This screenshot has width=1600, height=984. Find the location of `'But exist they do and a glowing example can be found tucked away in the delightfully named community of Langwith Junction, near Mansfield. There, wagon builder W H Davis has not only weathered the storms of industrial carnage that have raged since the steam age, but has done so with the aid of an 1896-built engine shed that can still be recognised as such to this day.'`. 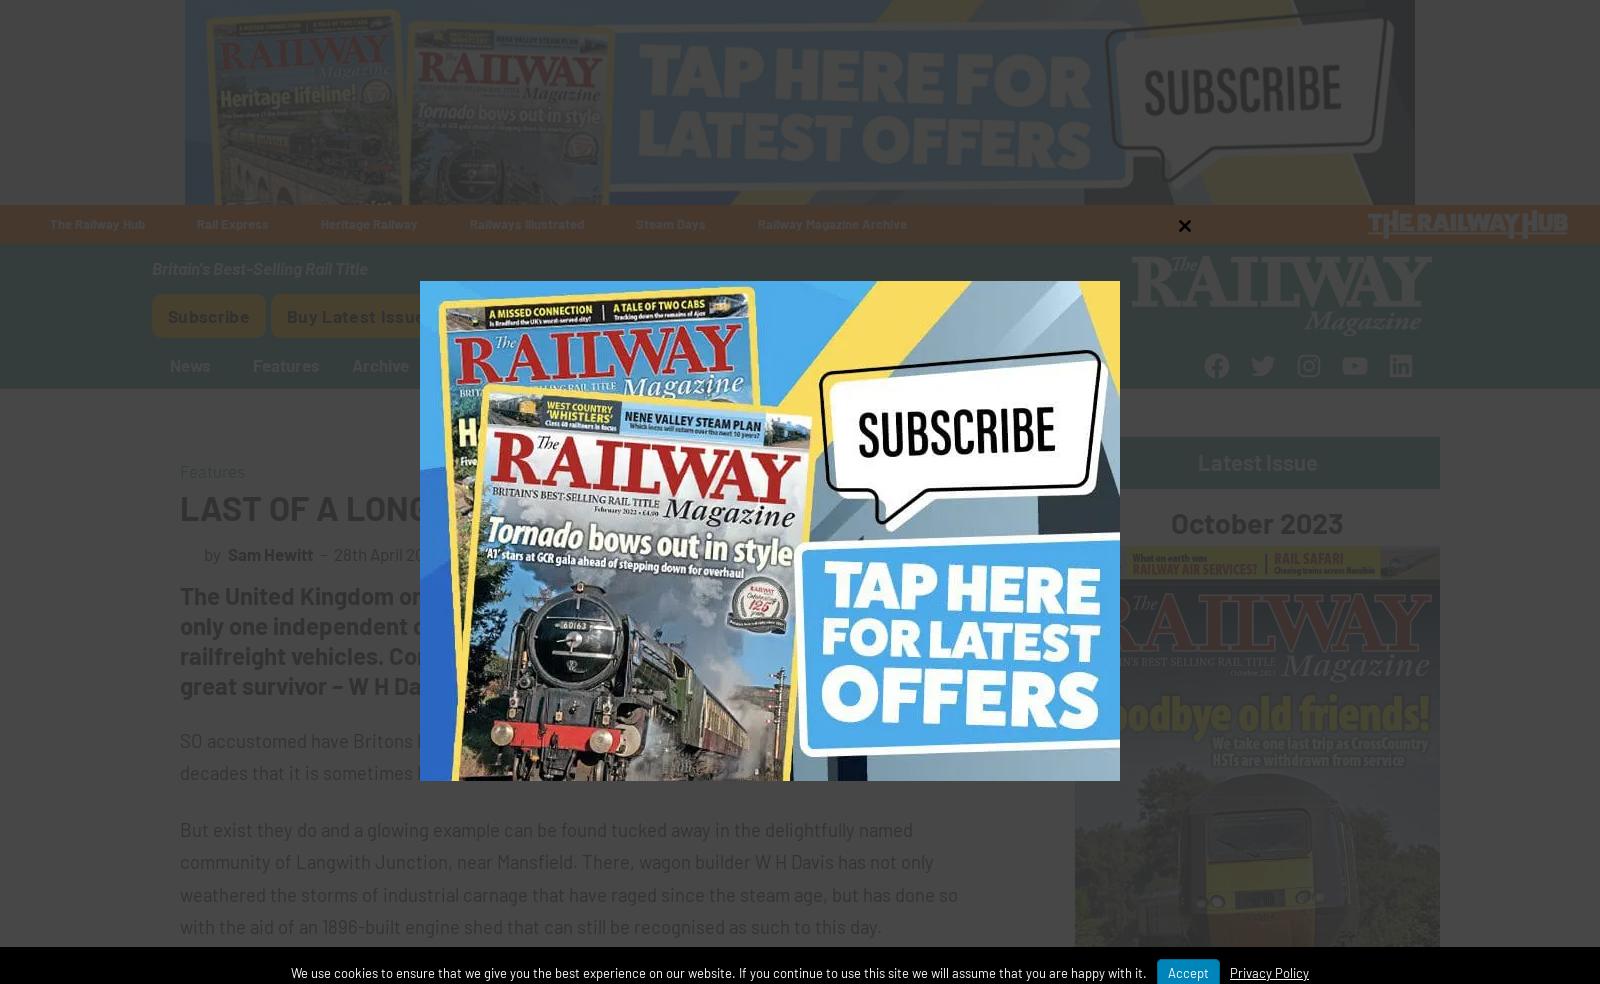

'But exist they do and a glowing example can be found tucked away in the delightfully named community of Langwith Junction, near Mansfield. There, wagon builder W H Davis has not only weathered the storms of industrial carnage that have raged since the steam age, but has done so with the aid of an 1896-built engine shed that can still be recognised as such to this day.' is located at coordinates (567, 877).